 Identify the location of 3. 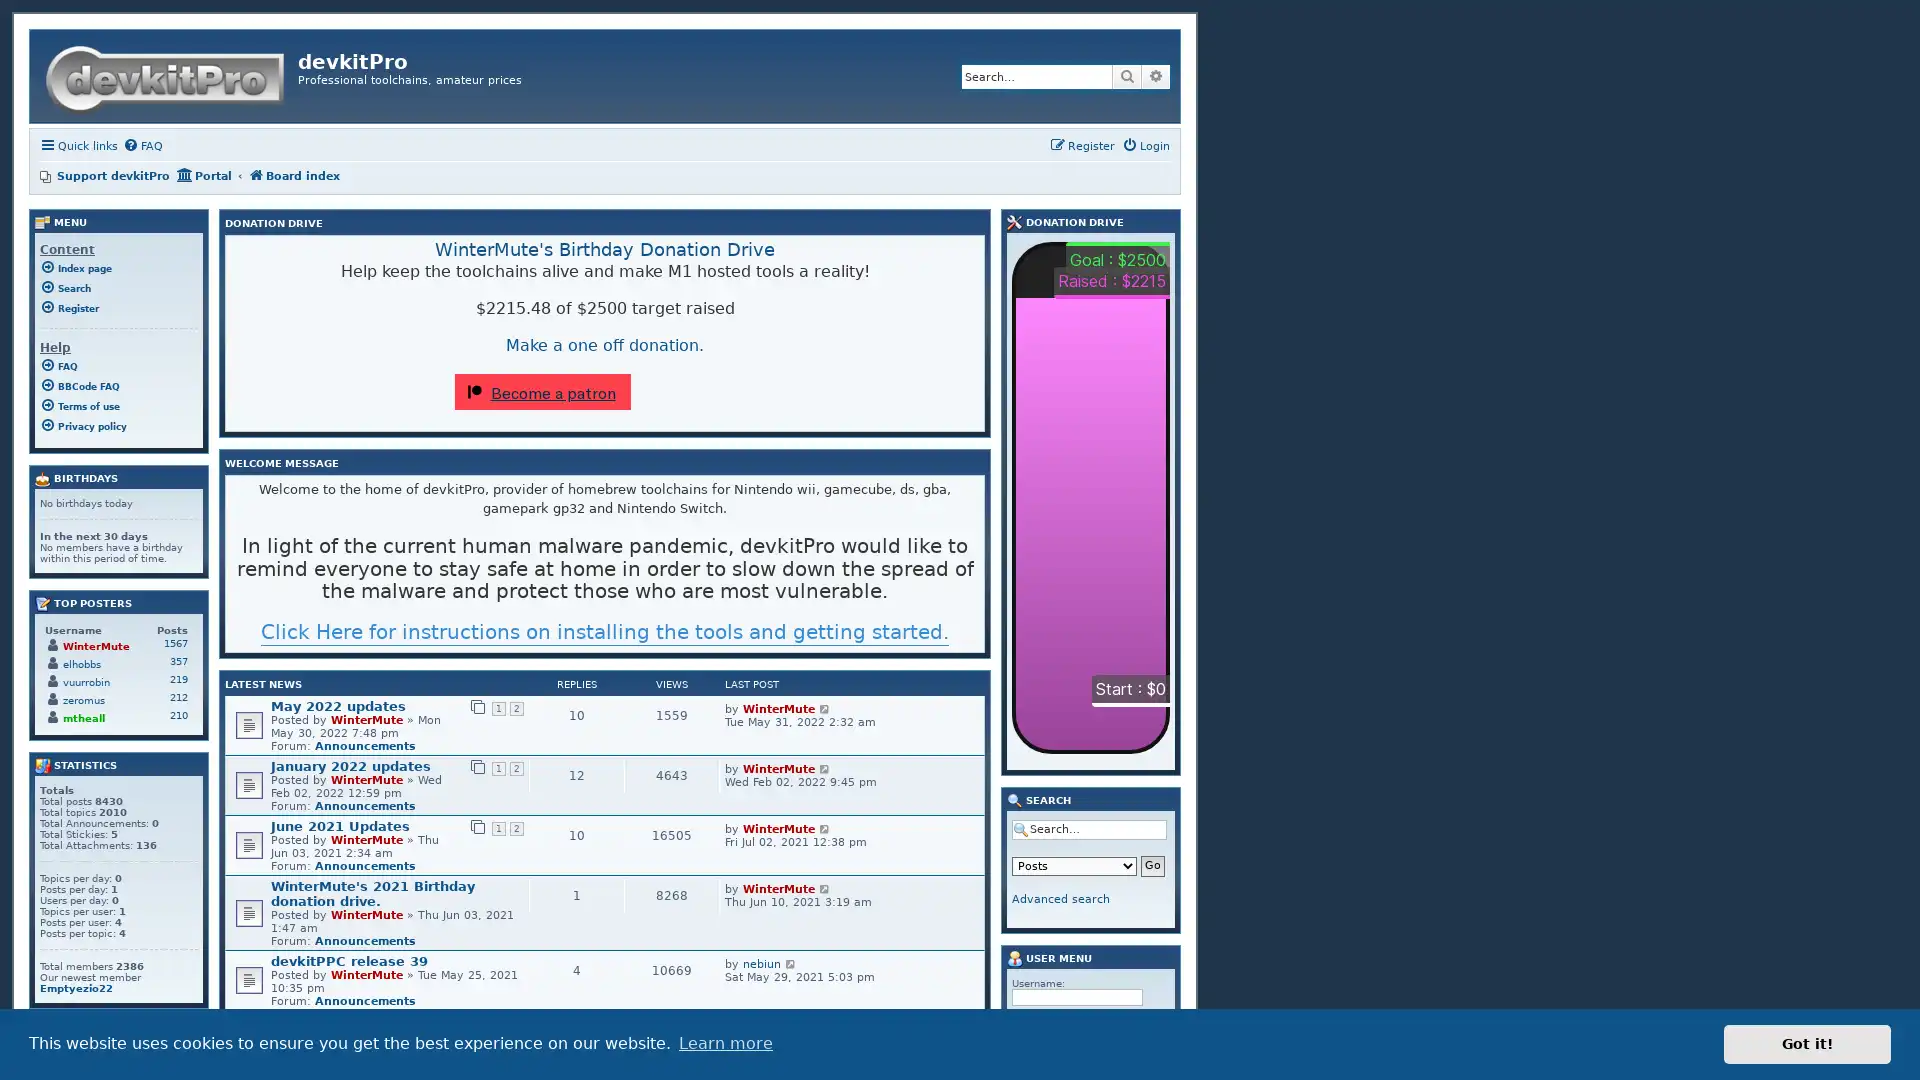
(896, 1021).